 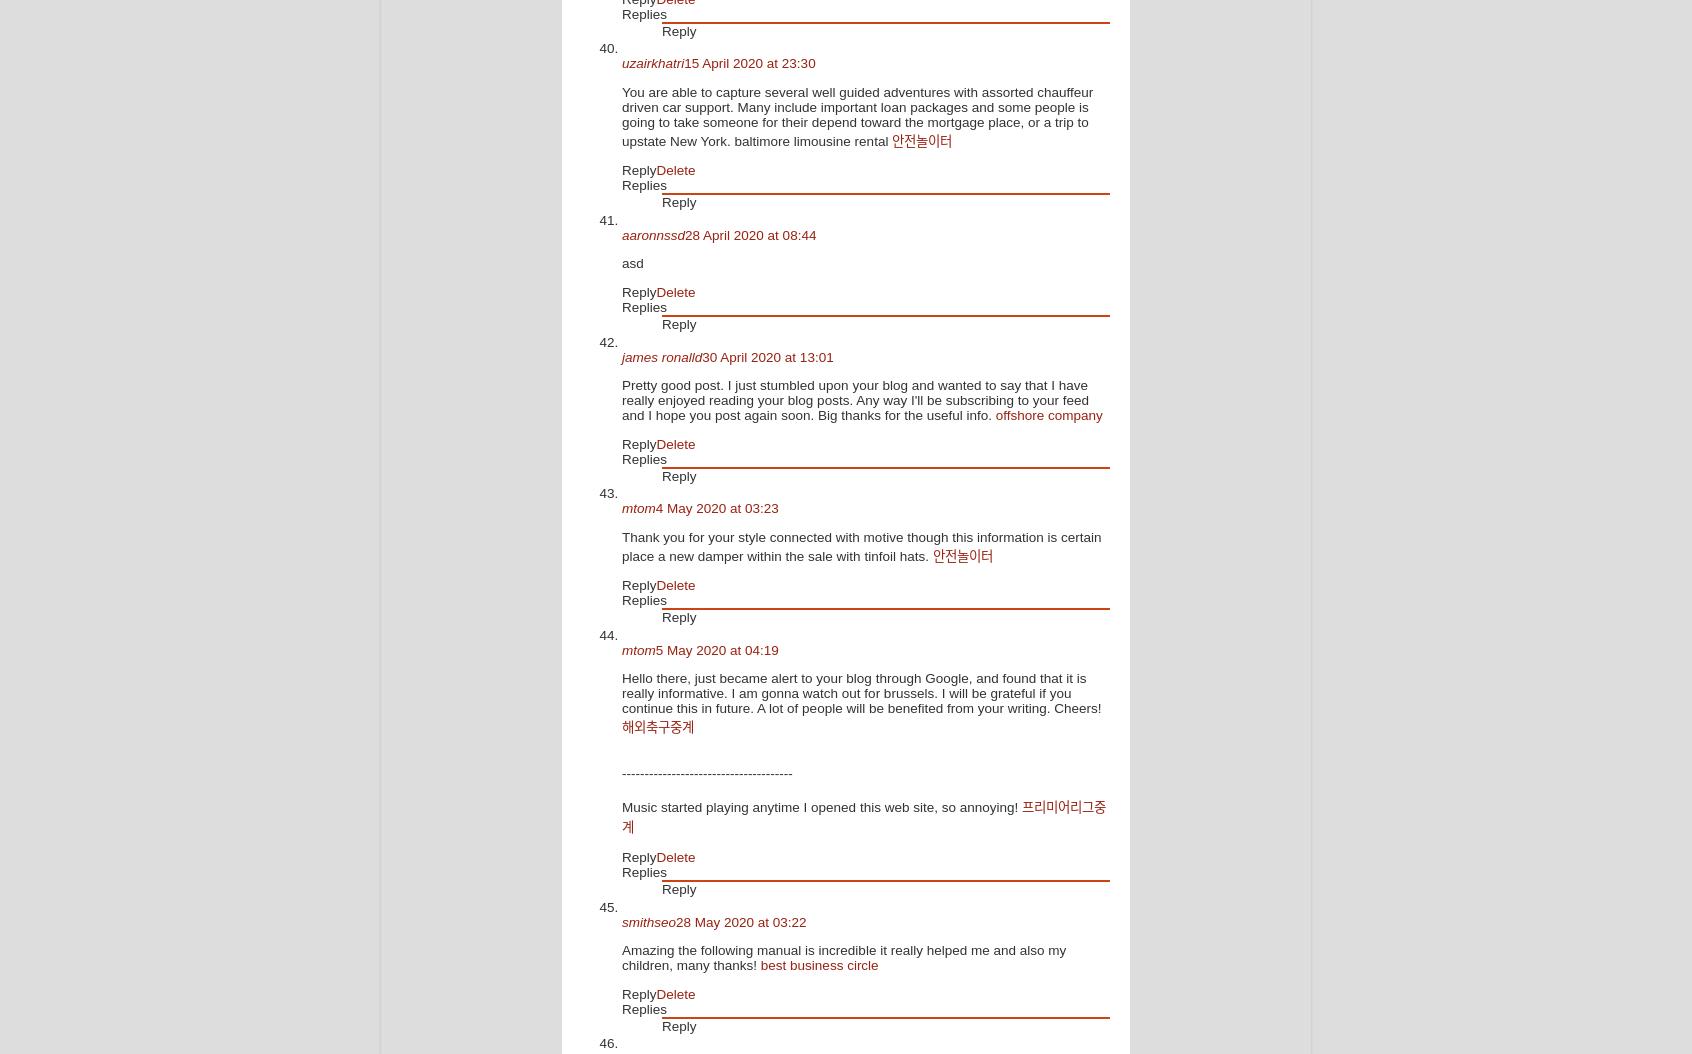 What do you see at coordinates (675, 920) in the screenshot?
I see `'28 May 2020 at 03:22'` at bounding box center [675, 920].